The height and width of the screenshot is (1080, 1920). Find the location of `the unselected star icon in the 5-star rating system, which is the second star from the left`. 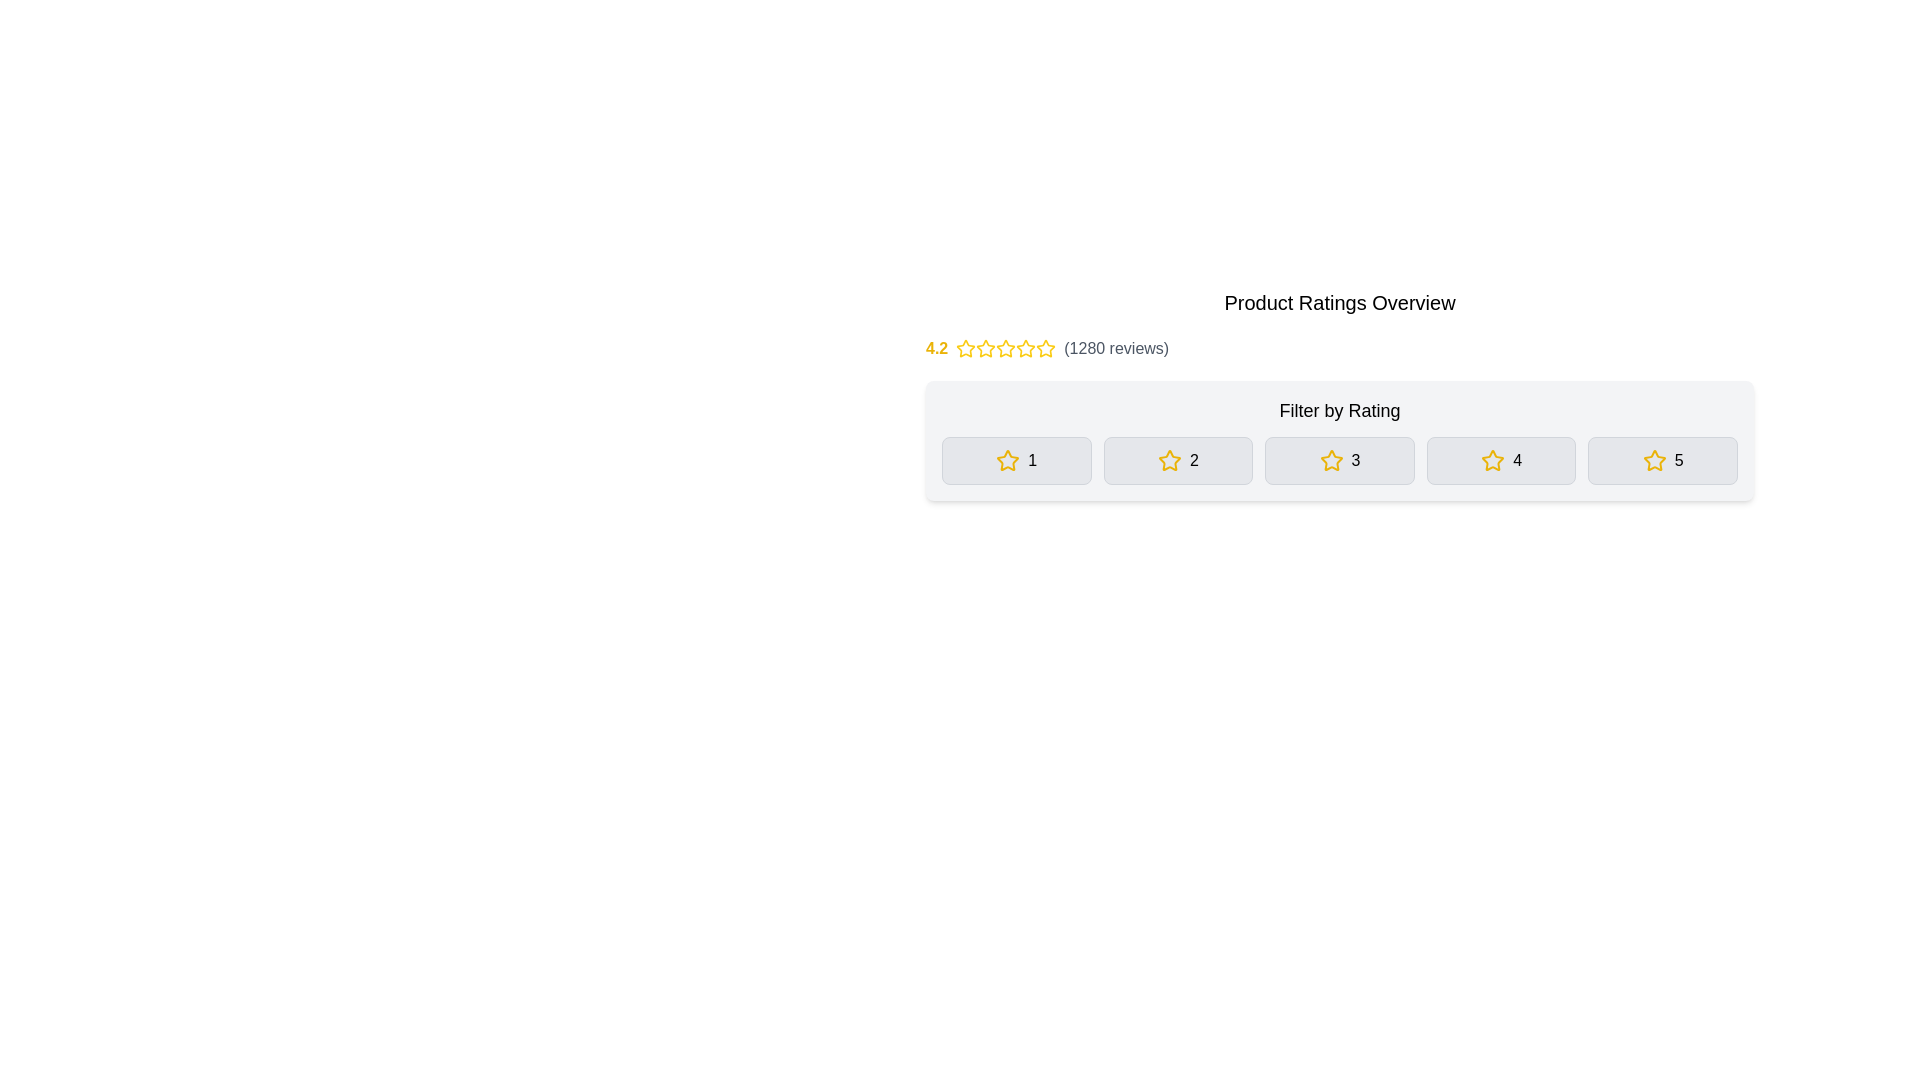

the unselected star icon in the 5-star rating system, which is the second star from the left is located at coordinates (986, 347).